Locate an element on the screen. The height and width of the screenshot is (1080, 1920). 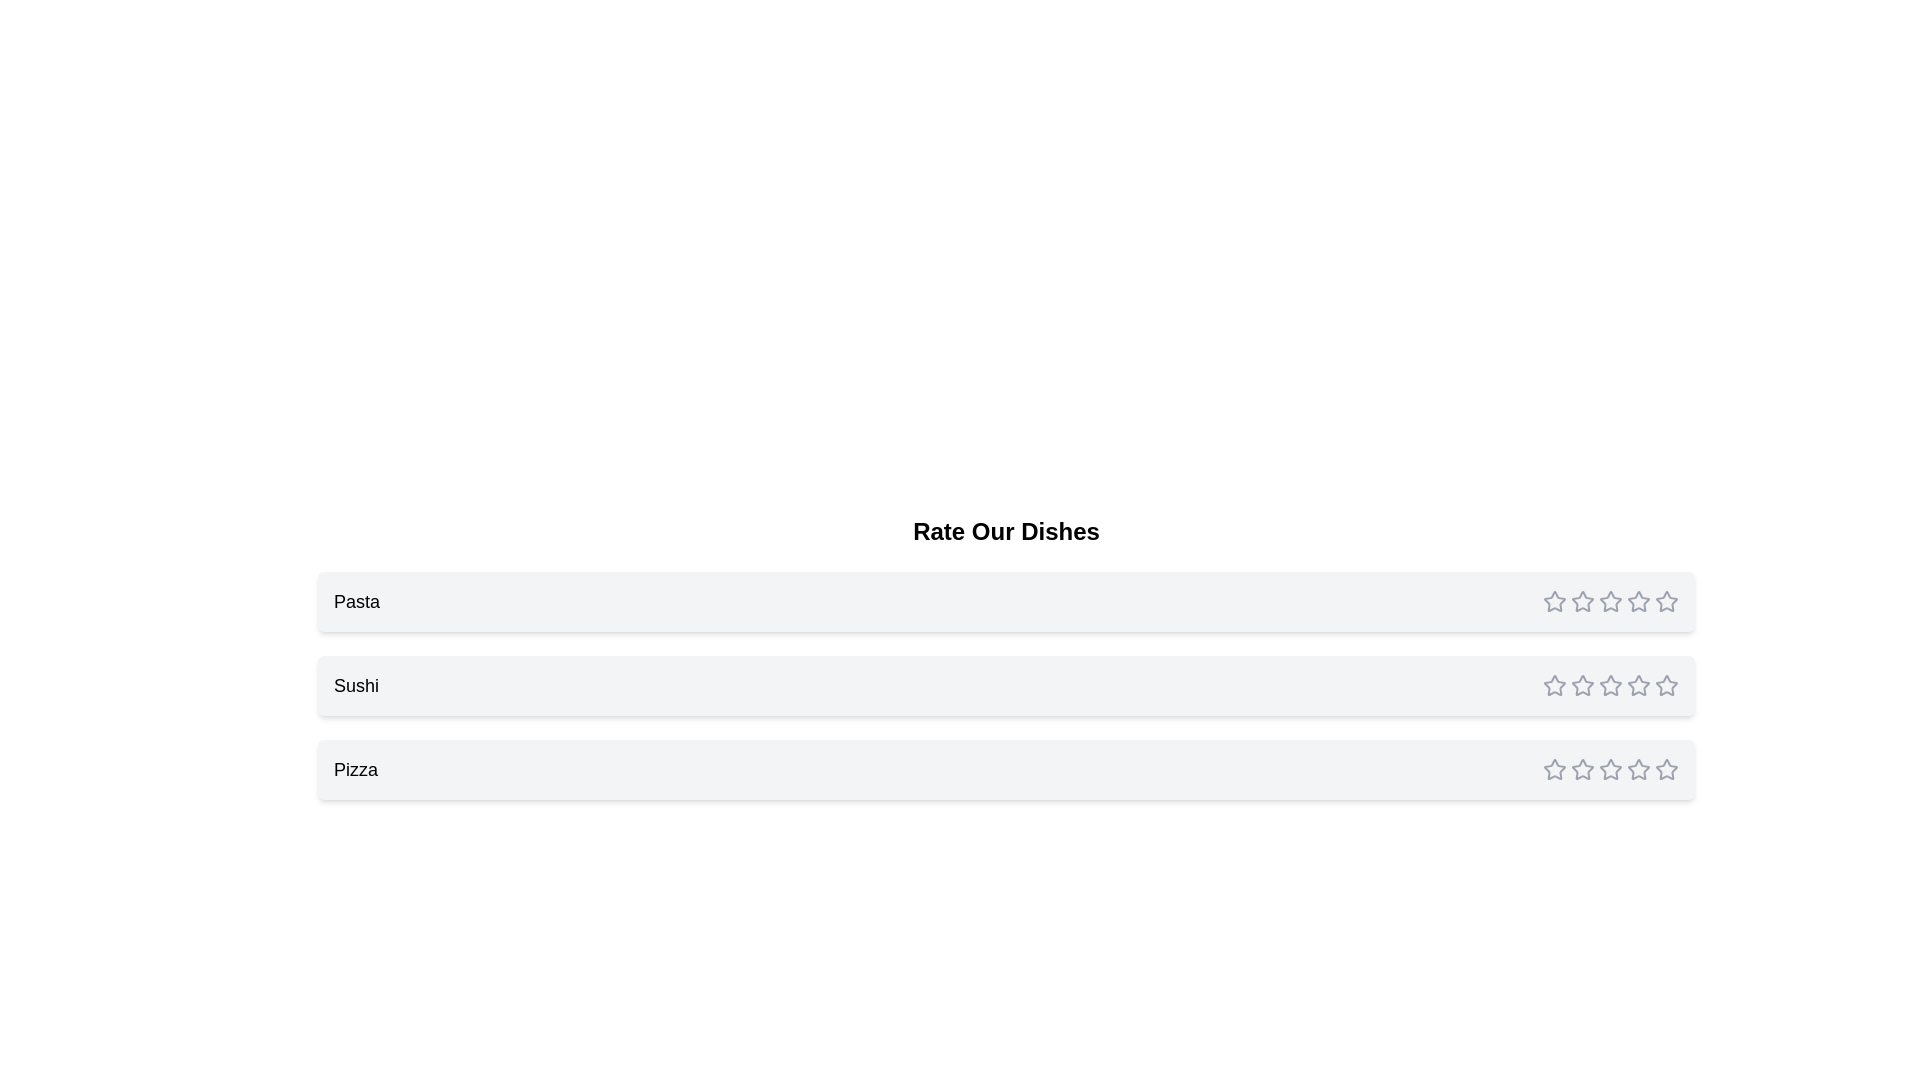
the fifth star in the horizontal rating bar located to the right of the 'Pizza' label to rate it is located at coordinates (1666, 600).